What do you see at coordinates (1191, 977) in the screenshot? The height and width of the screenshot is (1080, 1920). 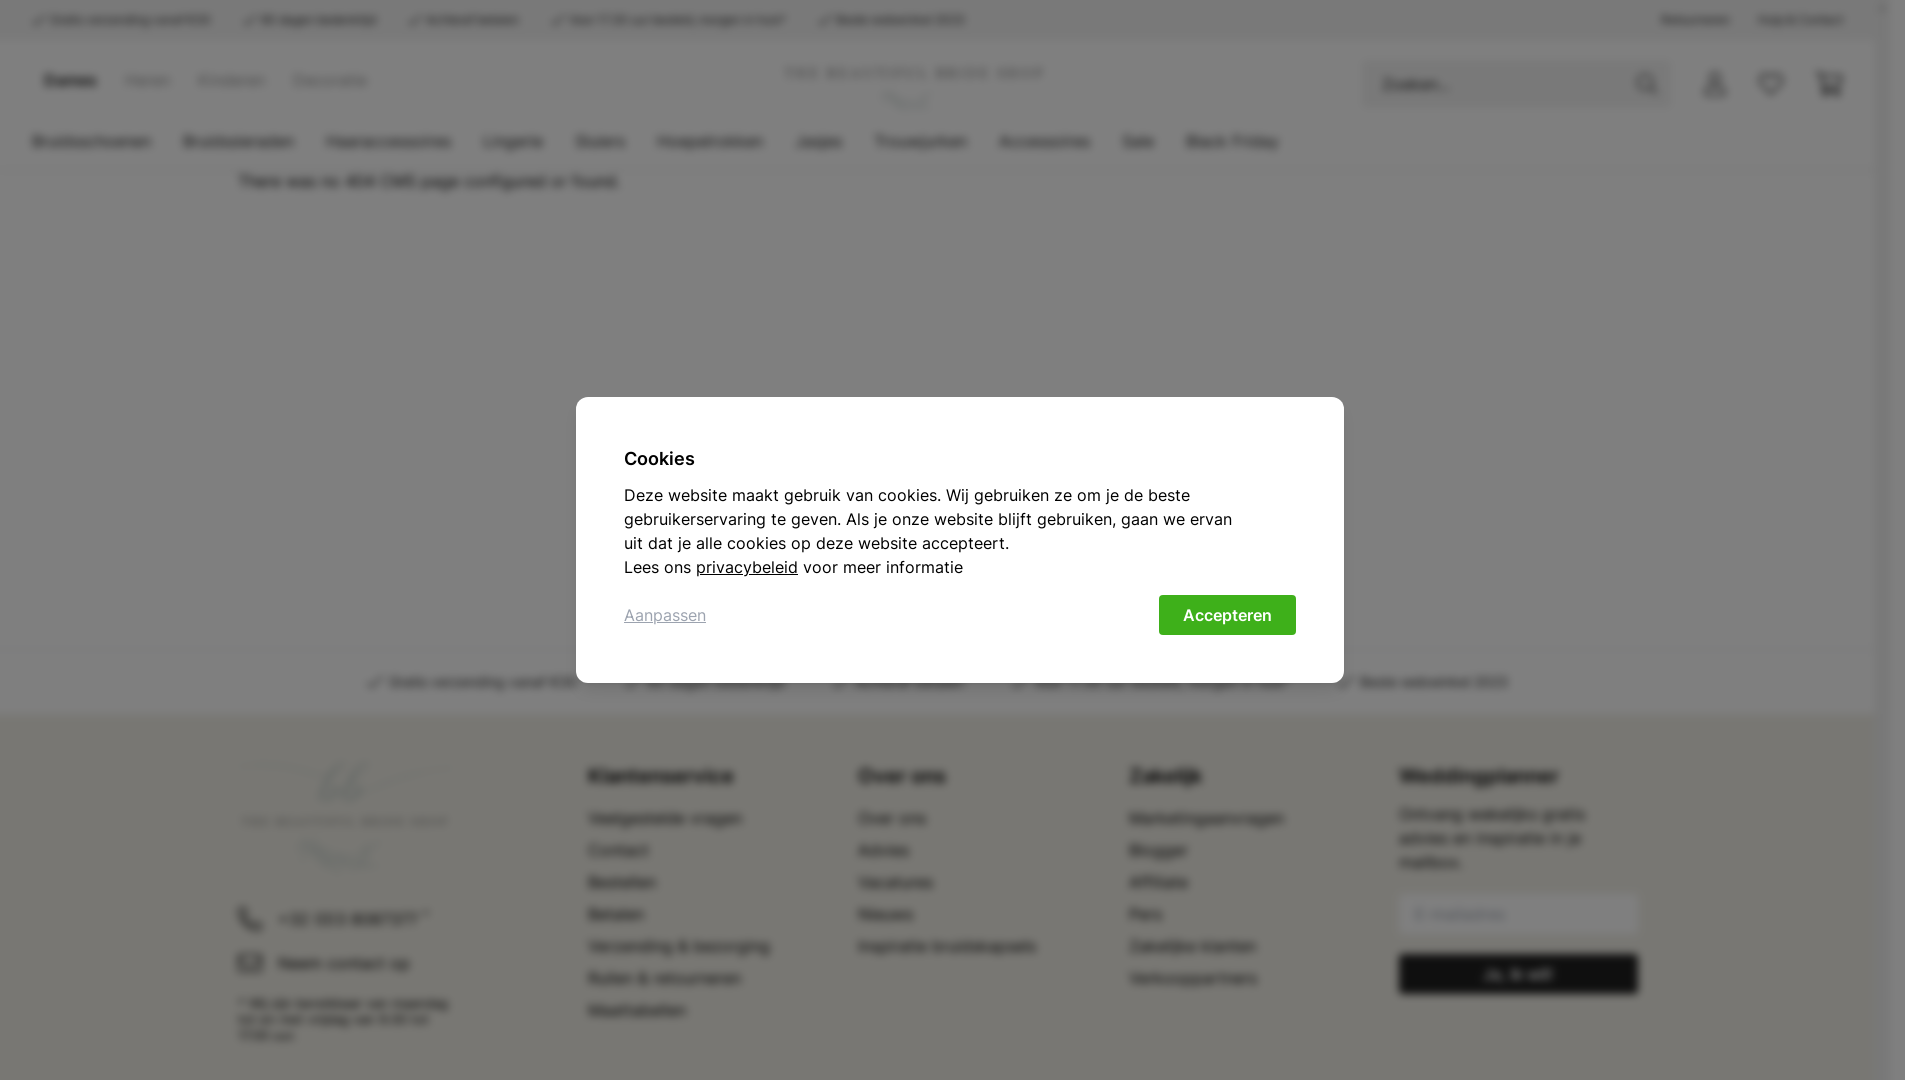 I see `'Verkooppartners'` at bounding box center [1191, 977].